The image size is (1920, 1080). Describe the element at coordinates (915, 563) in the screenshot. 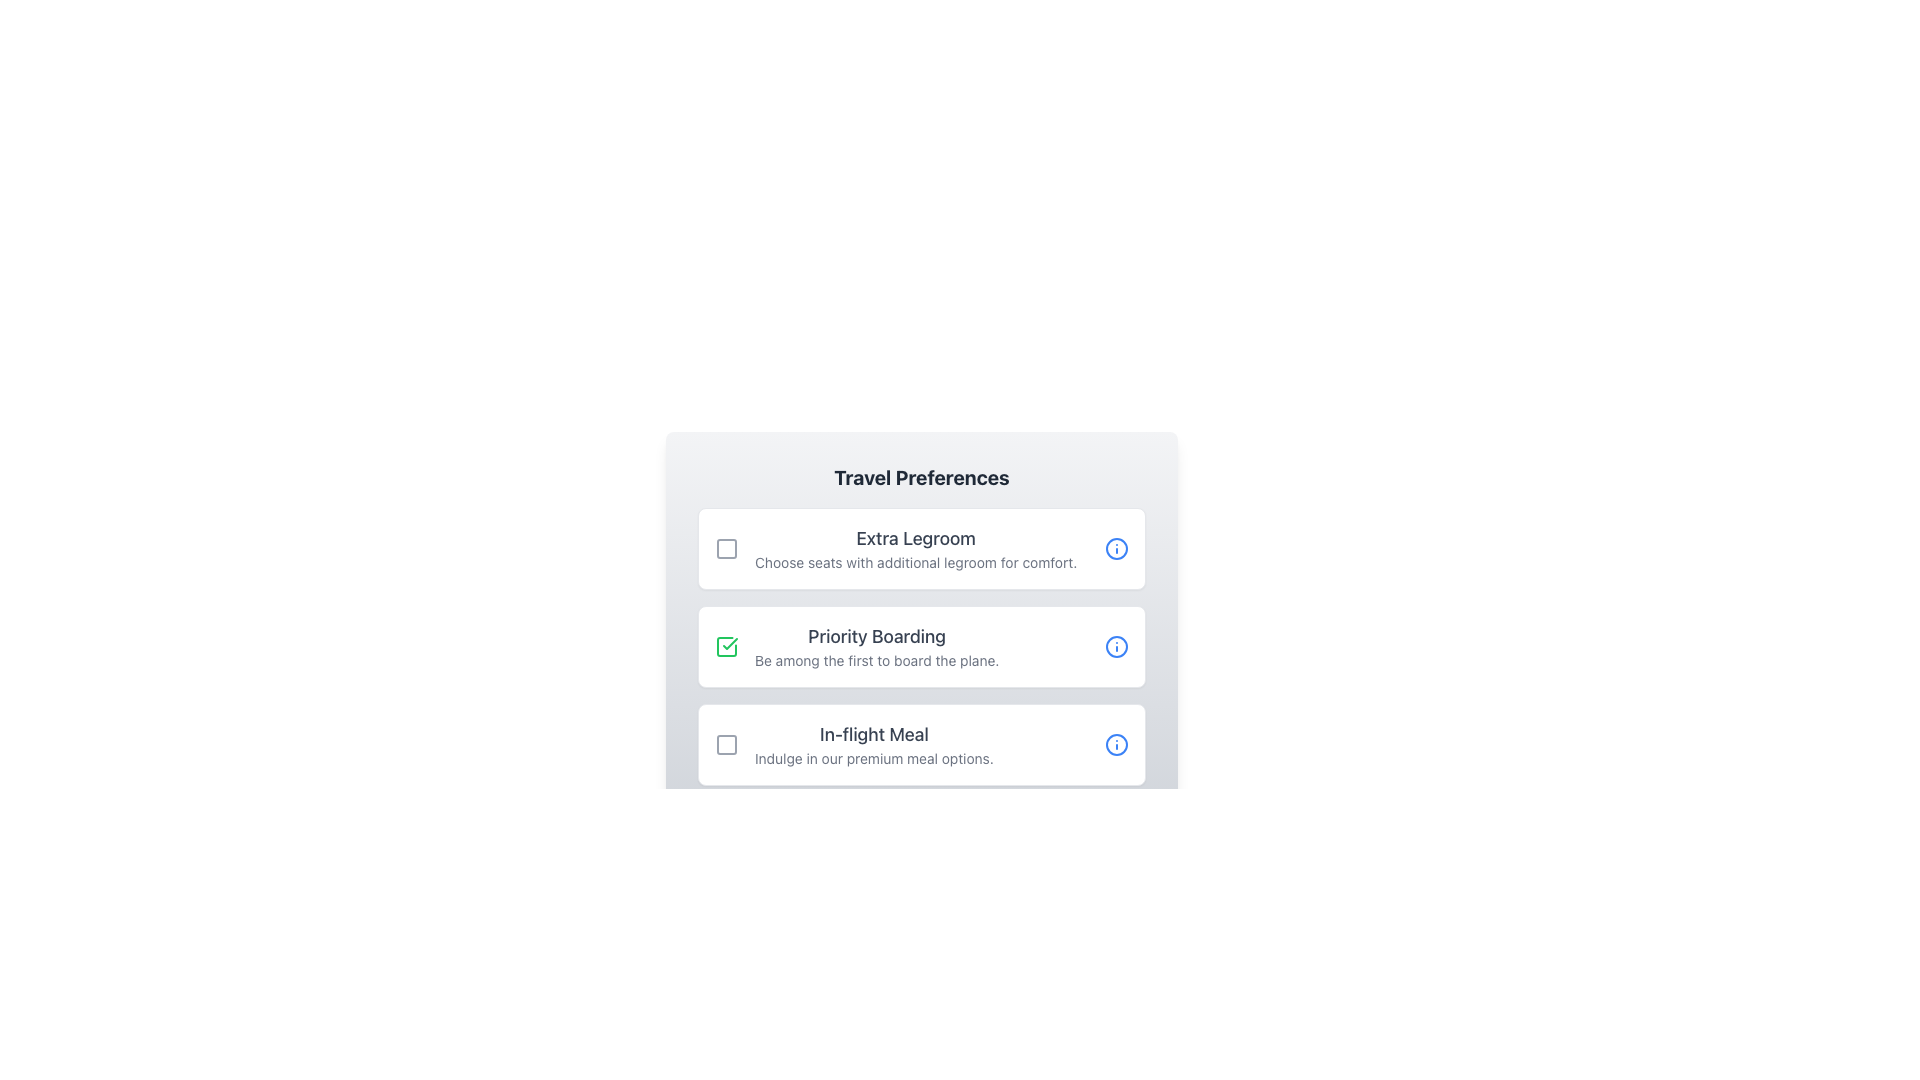

I see `the text element that reads 'Choose seats with additional legroom for comfort.', which is styled with a small font size and gray color, located beneath the title 'Extra Legroom' in the 'Travel Preferences' section` at that location.